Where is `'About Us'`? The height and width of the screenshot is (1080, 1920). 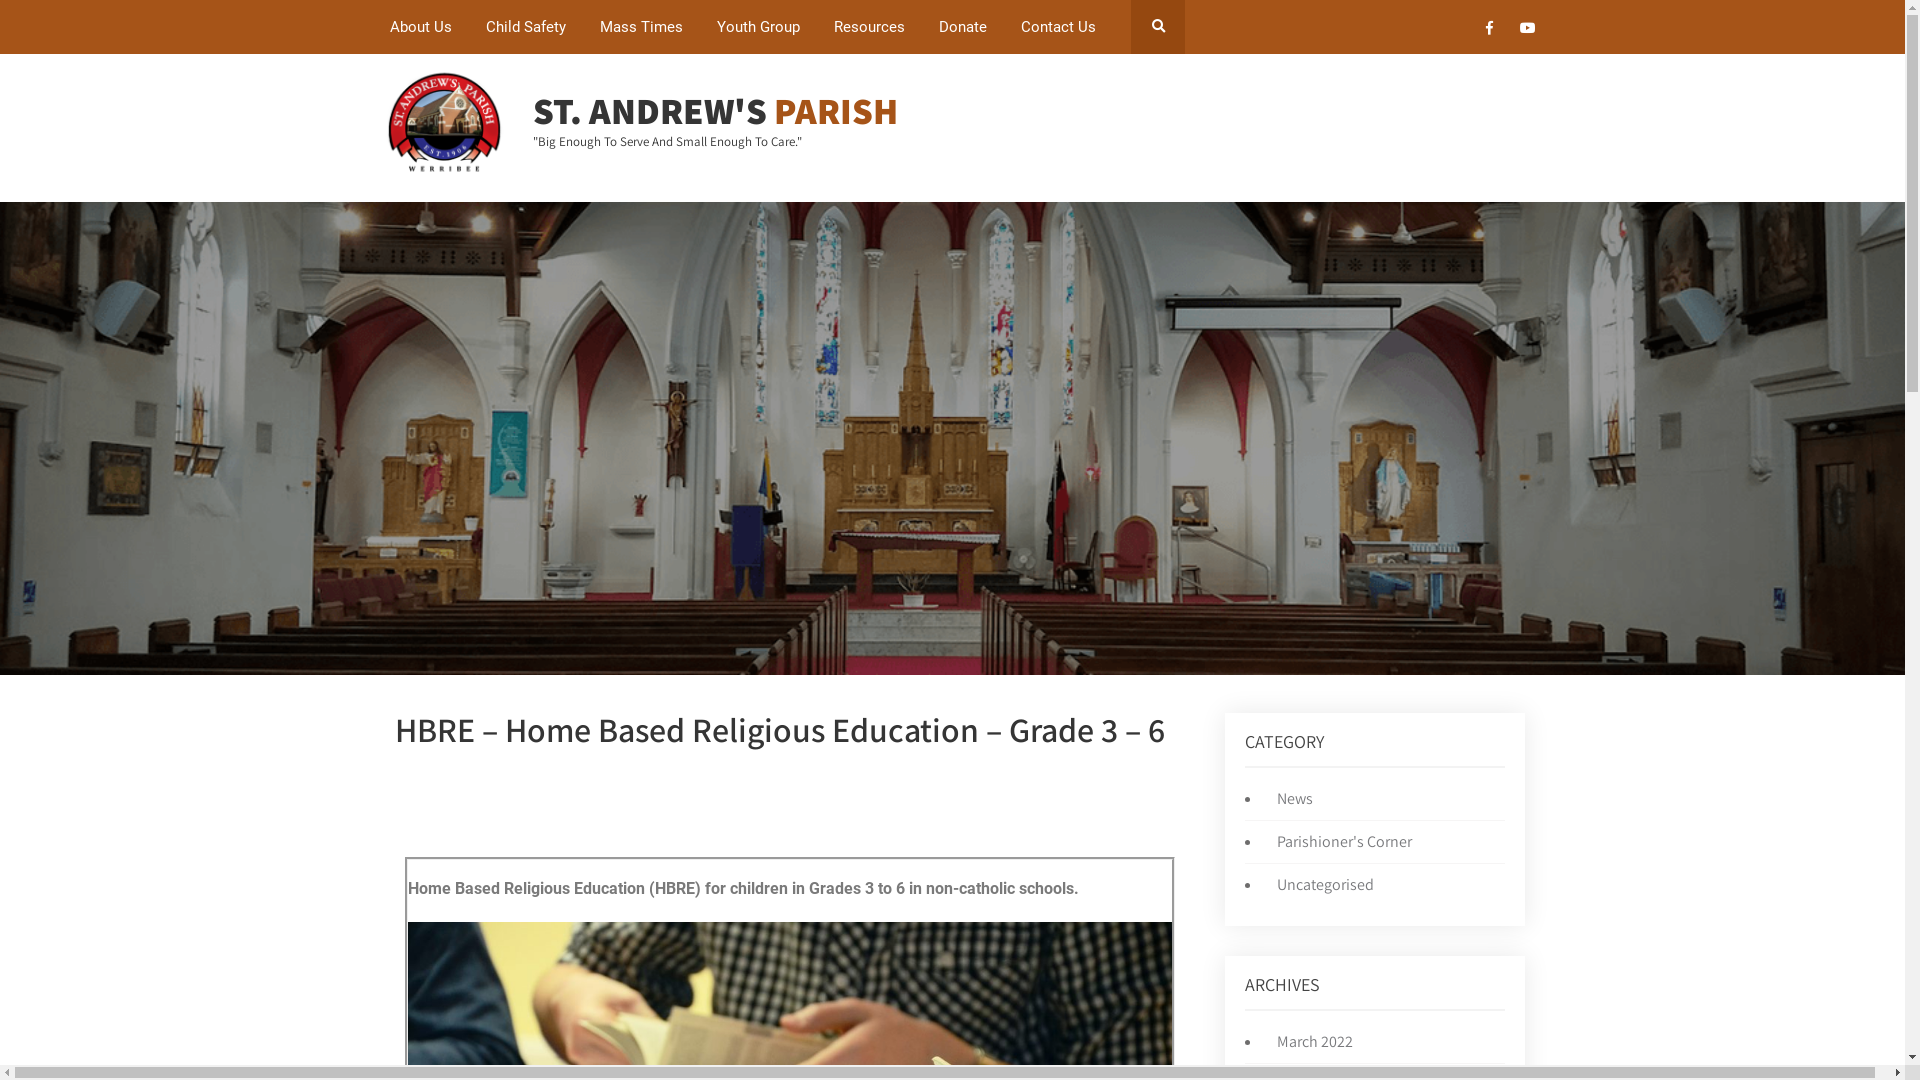
'About Us' is located at coordinates (420, 27).